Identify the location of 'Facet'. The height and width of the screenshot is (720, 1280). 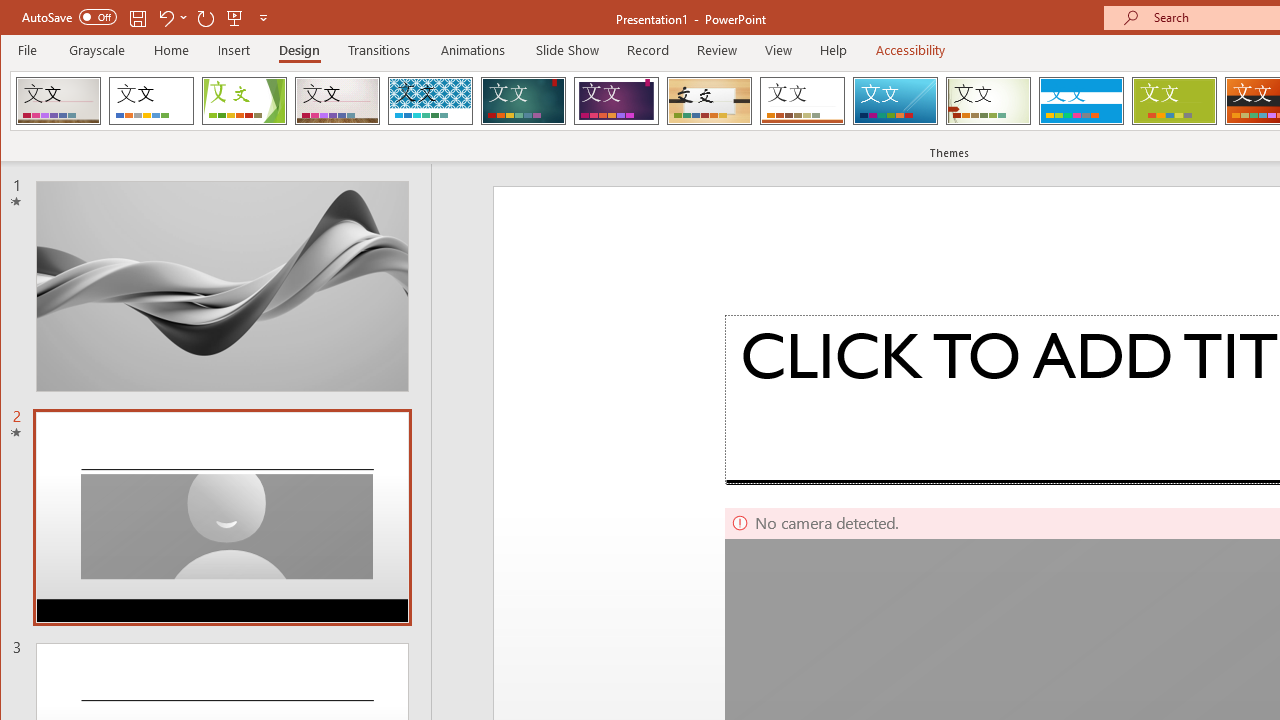
(243, 100).